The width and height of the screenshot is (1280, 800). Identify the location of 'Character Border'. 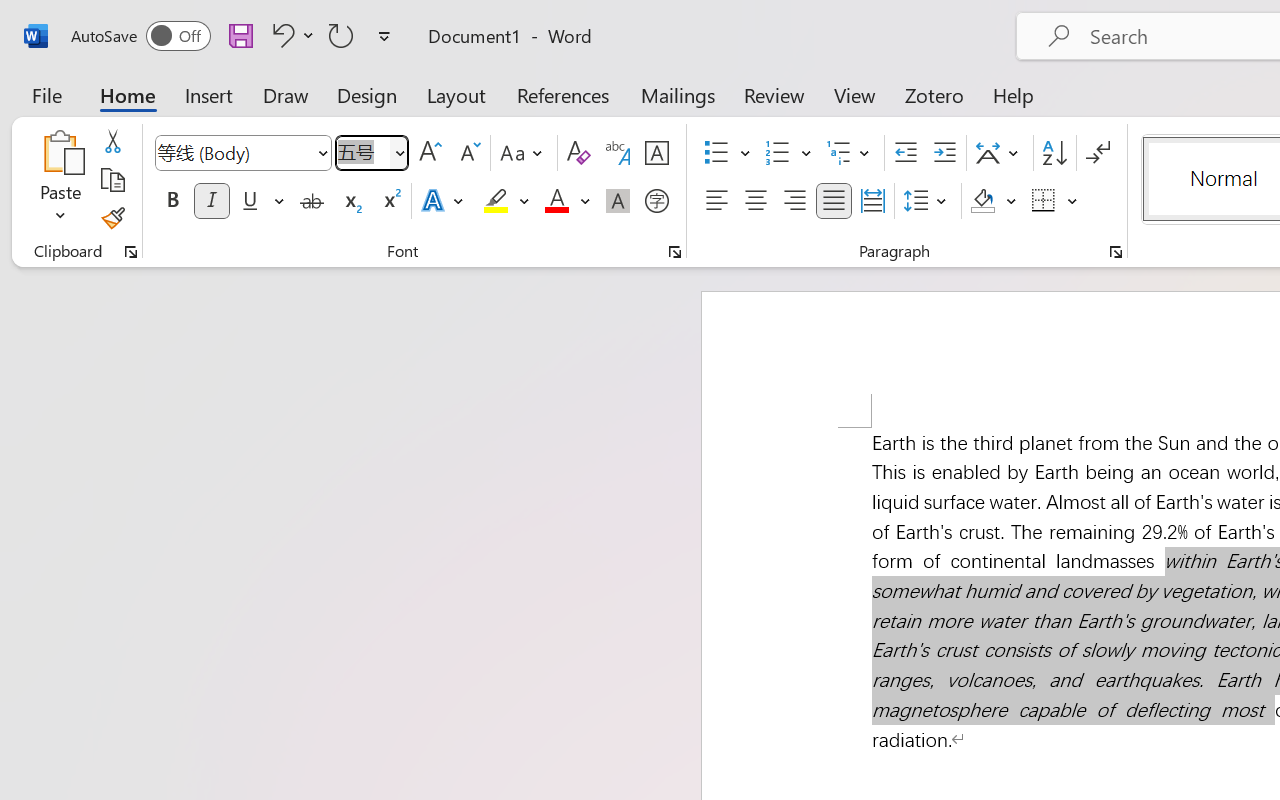
(656, 153).